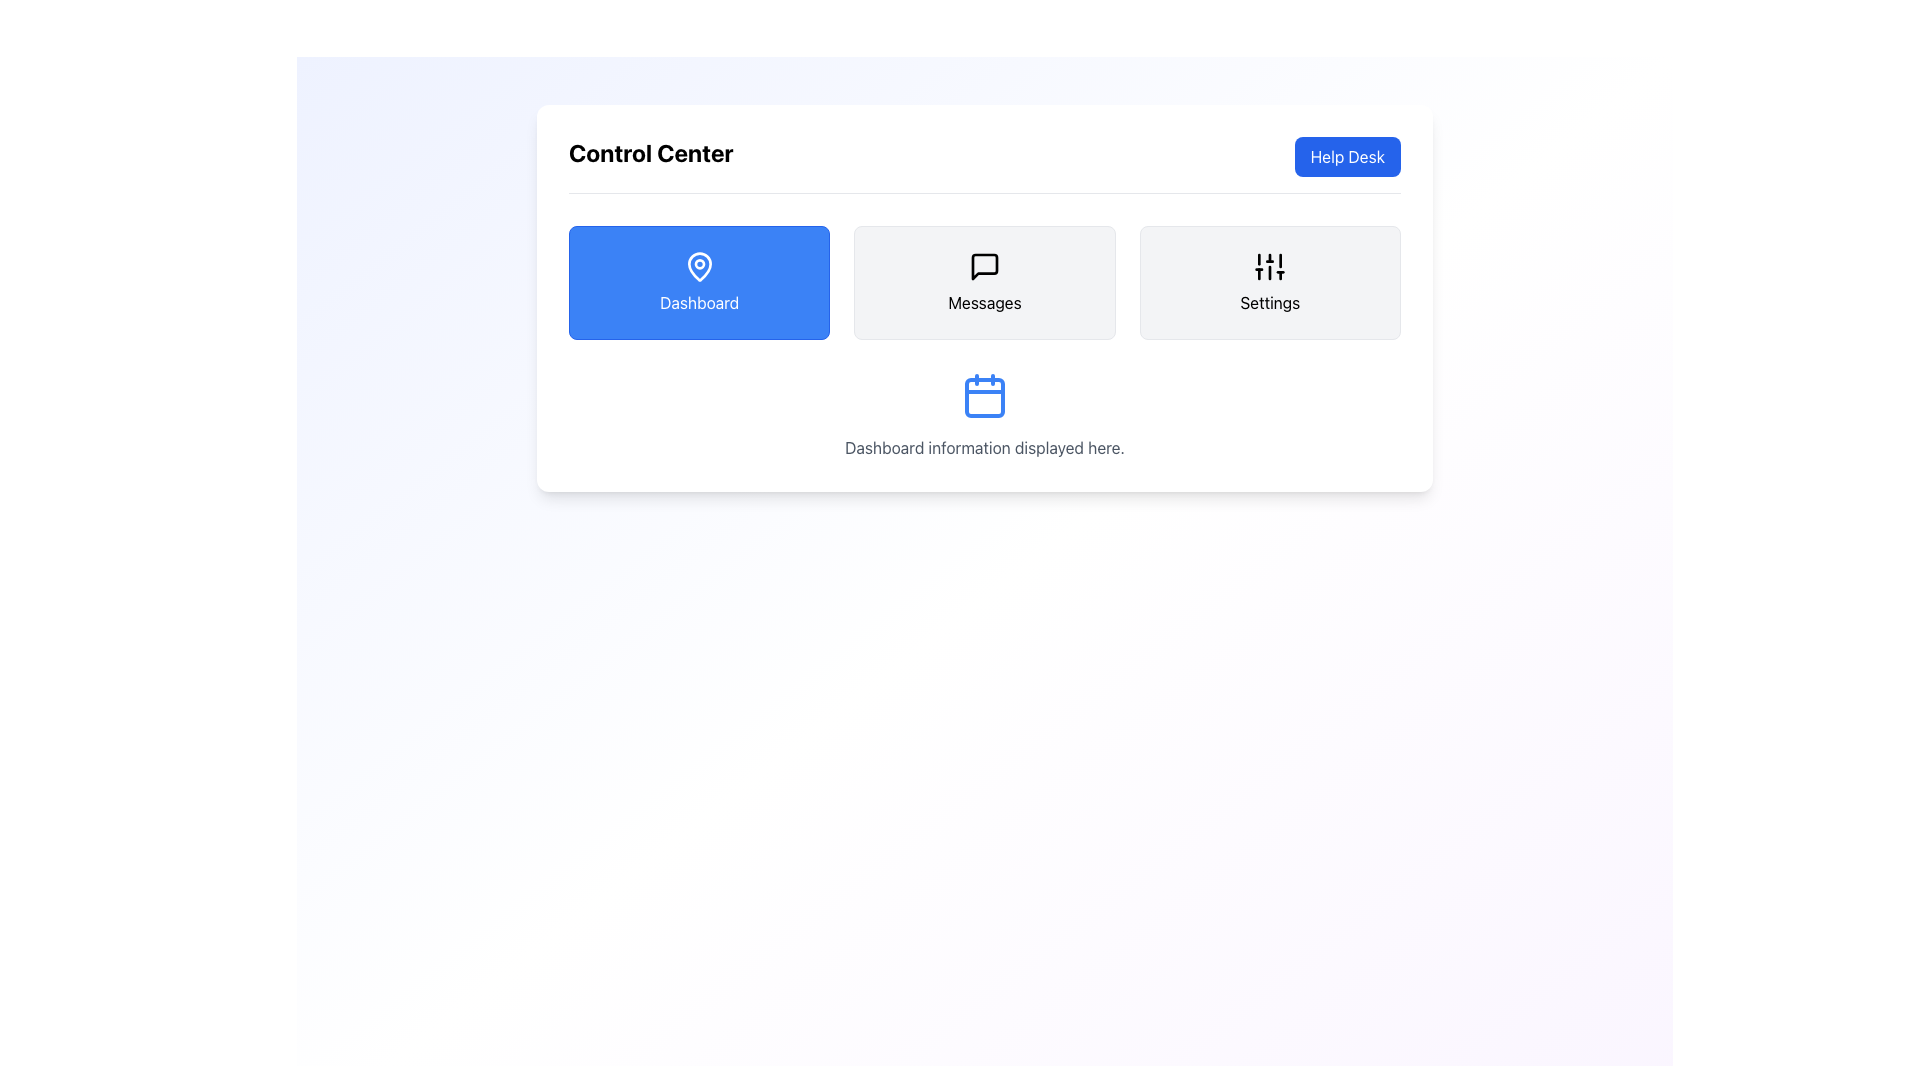  I want to click on the 'Dashboard' label, which is displayed in white font on a blue background and is located at the bottom center of a rounded button in the 'Control Center' section, so click(699, 303).